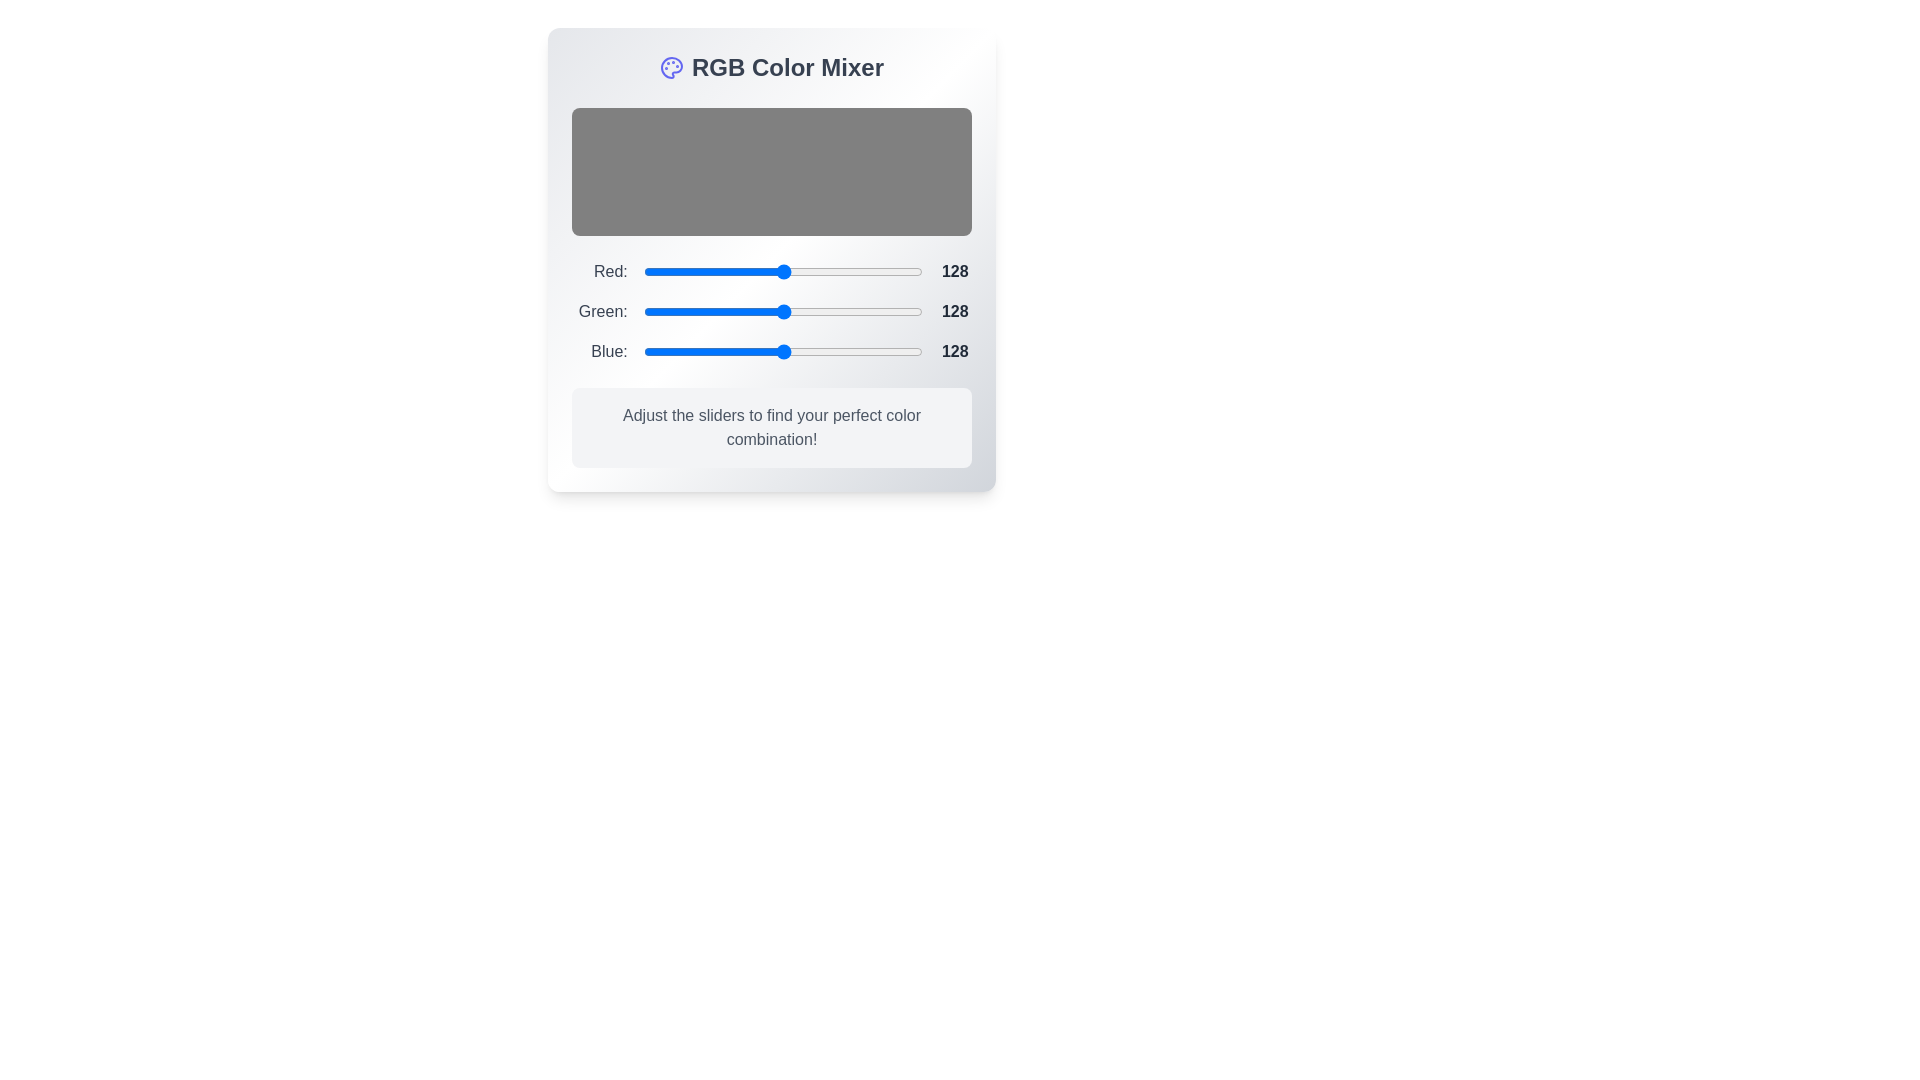  I want to click on the 0 slider to 78, so click(728, 272).